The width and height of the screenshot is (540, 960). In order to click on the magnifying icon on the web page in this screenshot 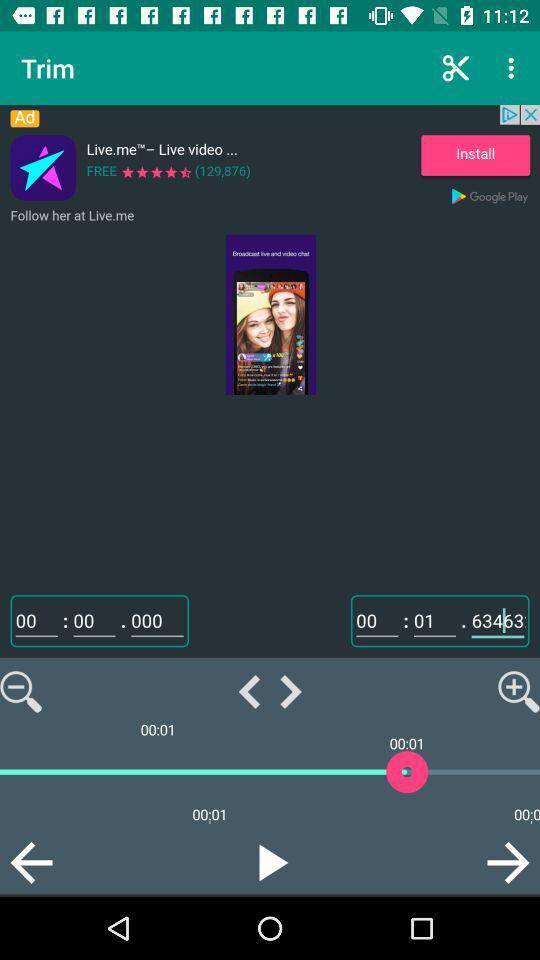, I will do `click(518, 691)`.